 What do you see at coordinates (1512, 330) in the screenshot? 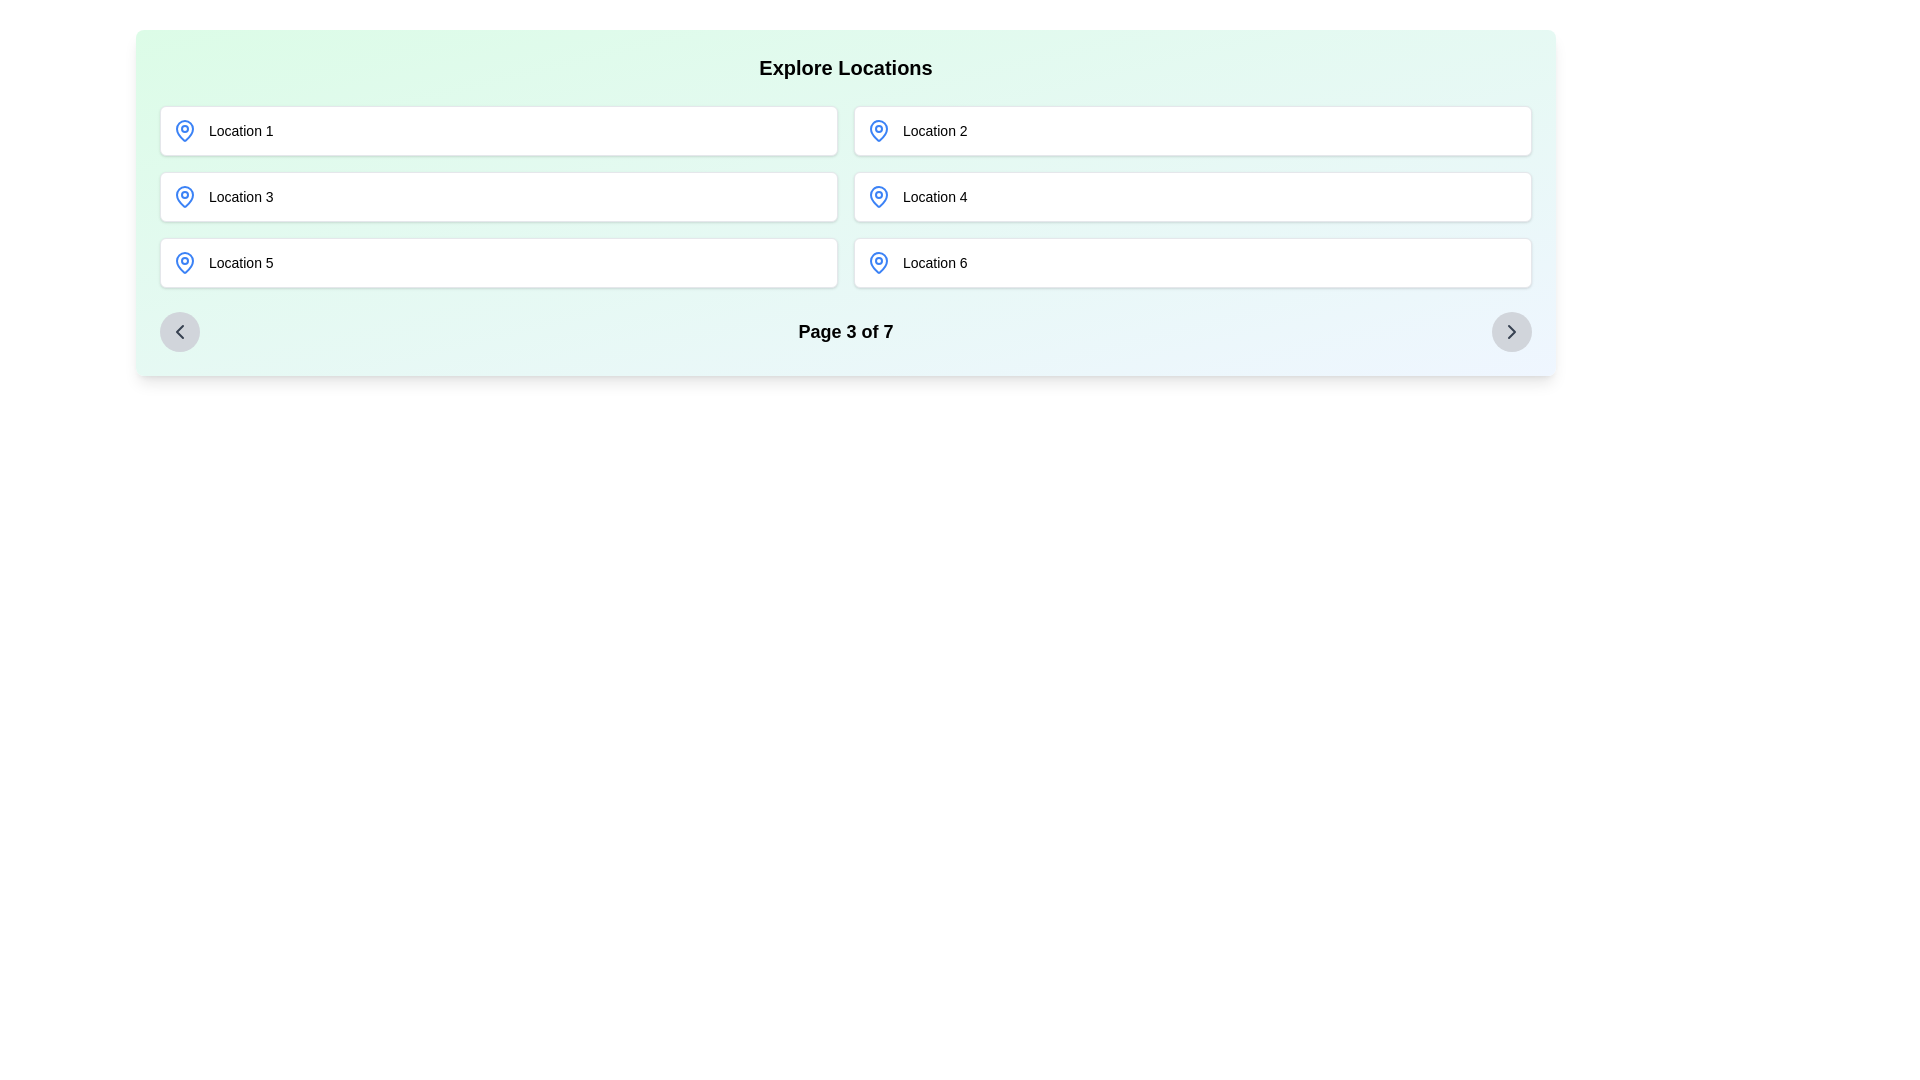
I see `the right-pointing chevron icon located at the bottom-right corner of the panel inside the circular button` at bounding box center [1512, 330].